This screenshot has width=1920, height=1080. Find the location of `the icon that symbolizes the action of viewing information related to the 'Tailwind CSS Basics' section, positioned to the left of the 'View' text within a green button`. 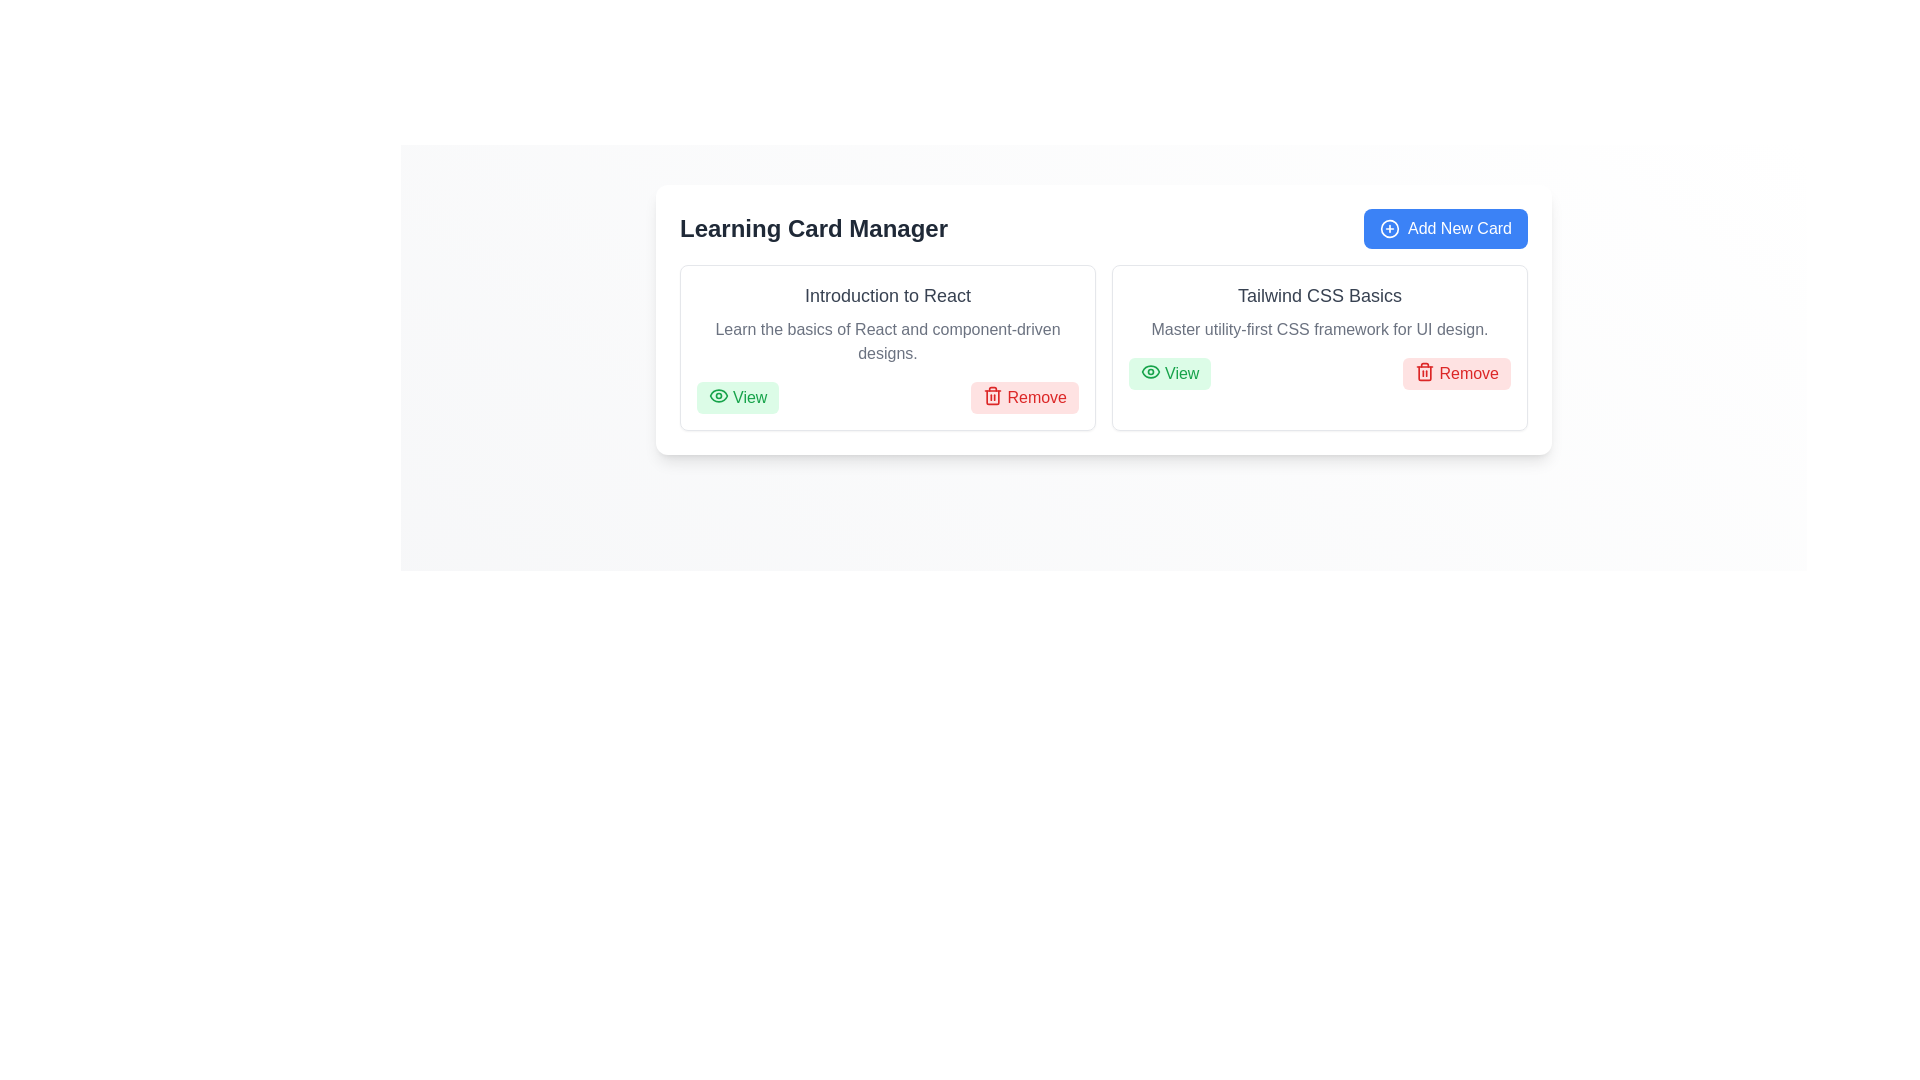

the icon that symbolizes the action of viewing information related to the 'Tailwind CSS Basics' section, positioned to the left of the 'View' text within a green button is located at coordinates (1151, 371).